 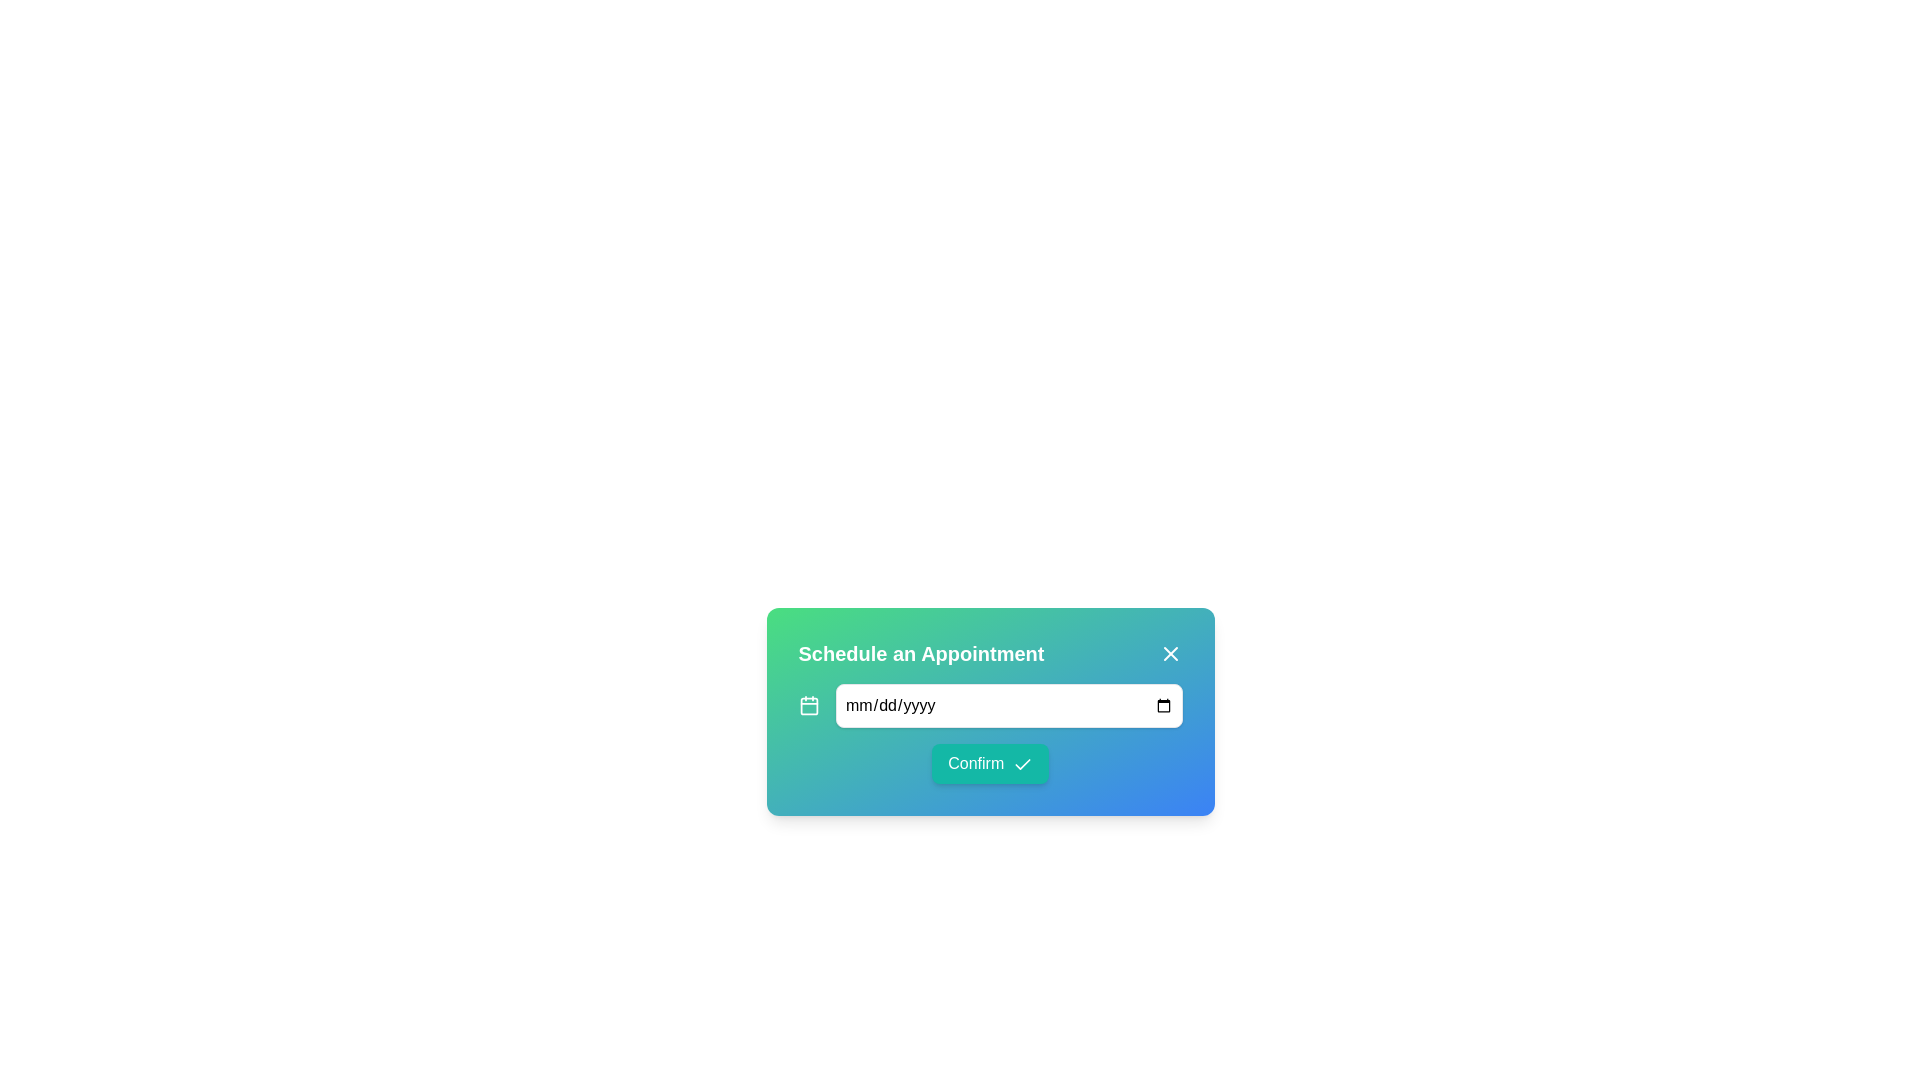 What do you see at coordinates (990, 763) in the screenshot?
I see `the confirmation button located at the bottom-center of the modal form` at bounding box center [990, 763].